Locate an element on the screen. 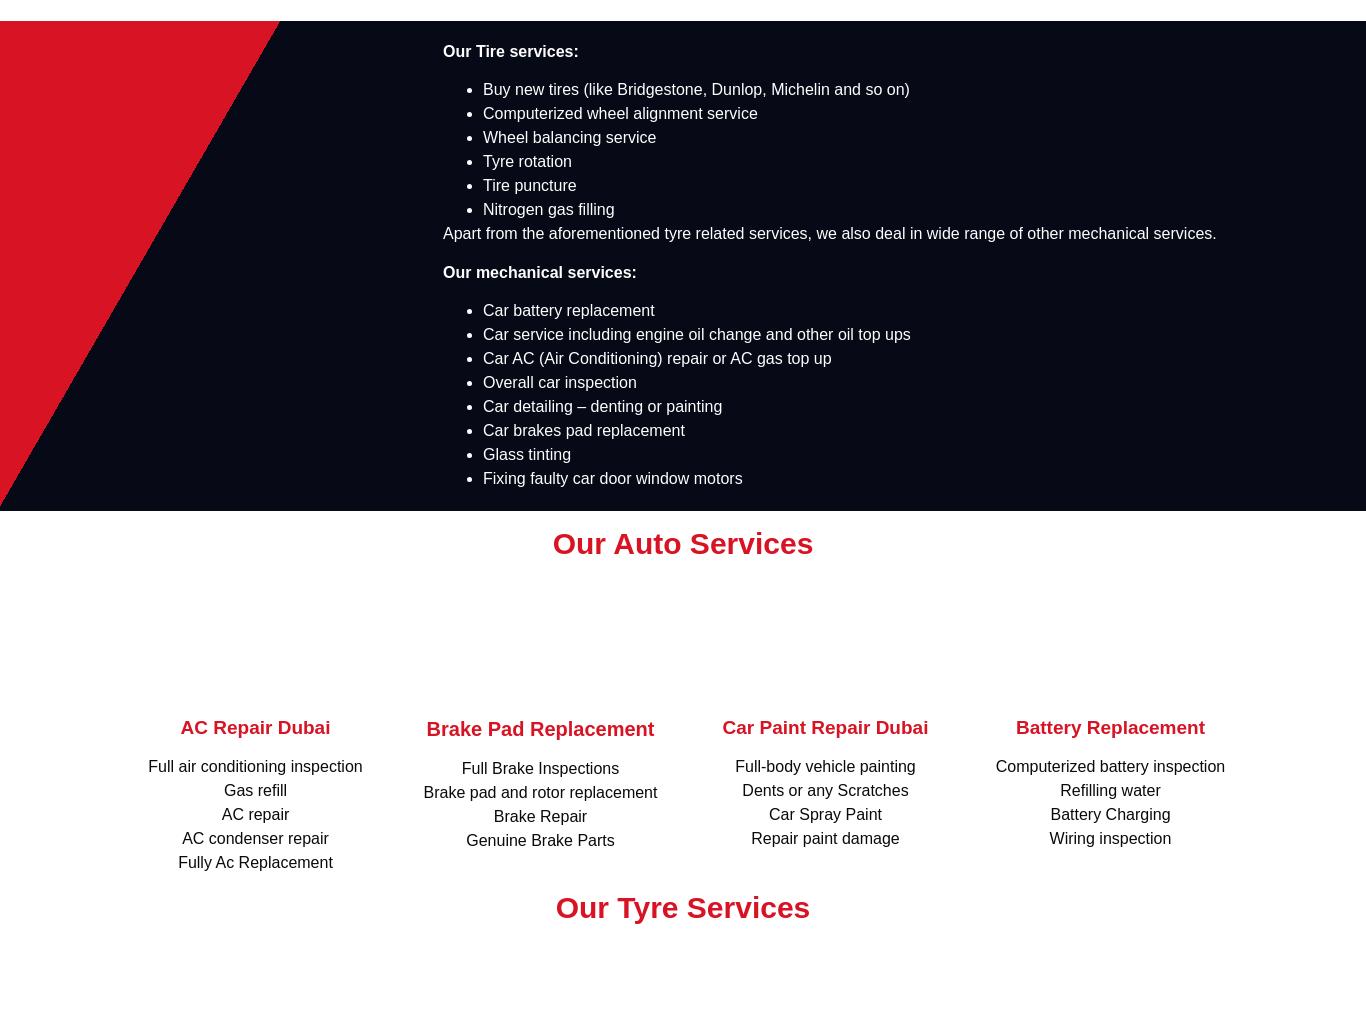 Image resolution: width=1366 pixels, height=1009 pixels. 'AC repair' is located at coordinates (255, 814).